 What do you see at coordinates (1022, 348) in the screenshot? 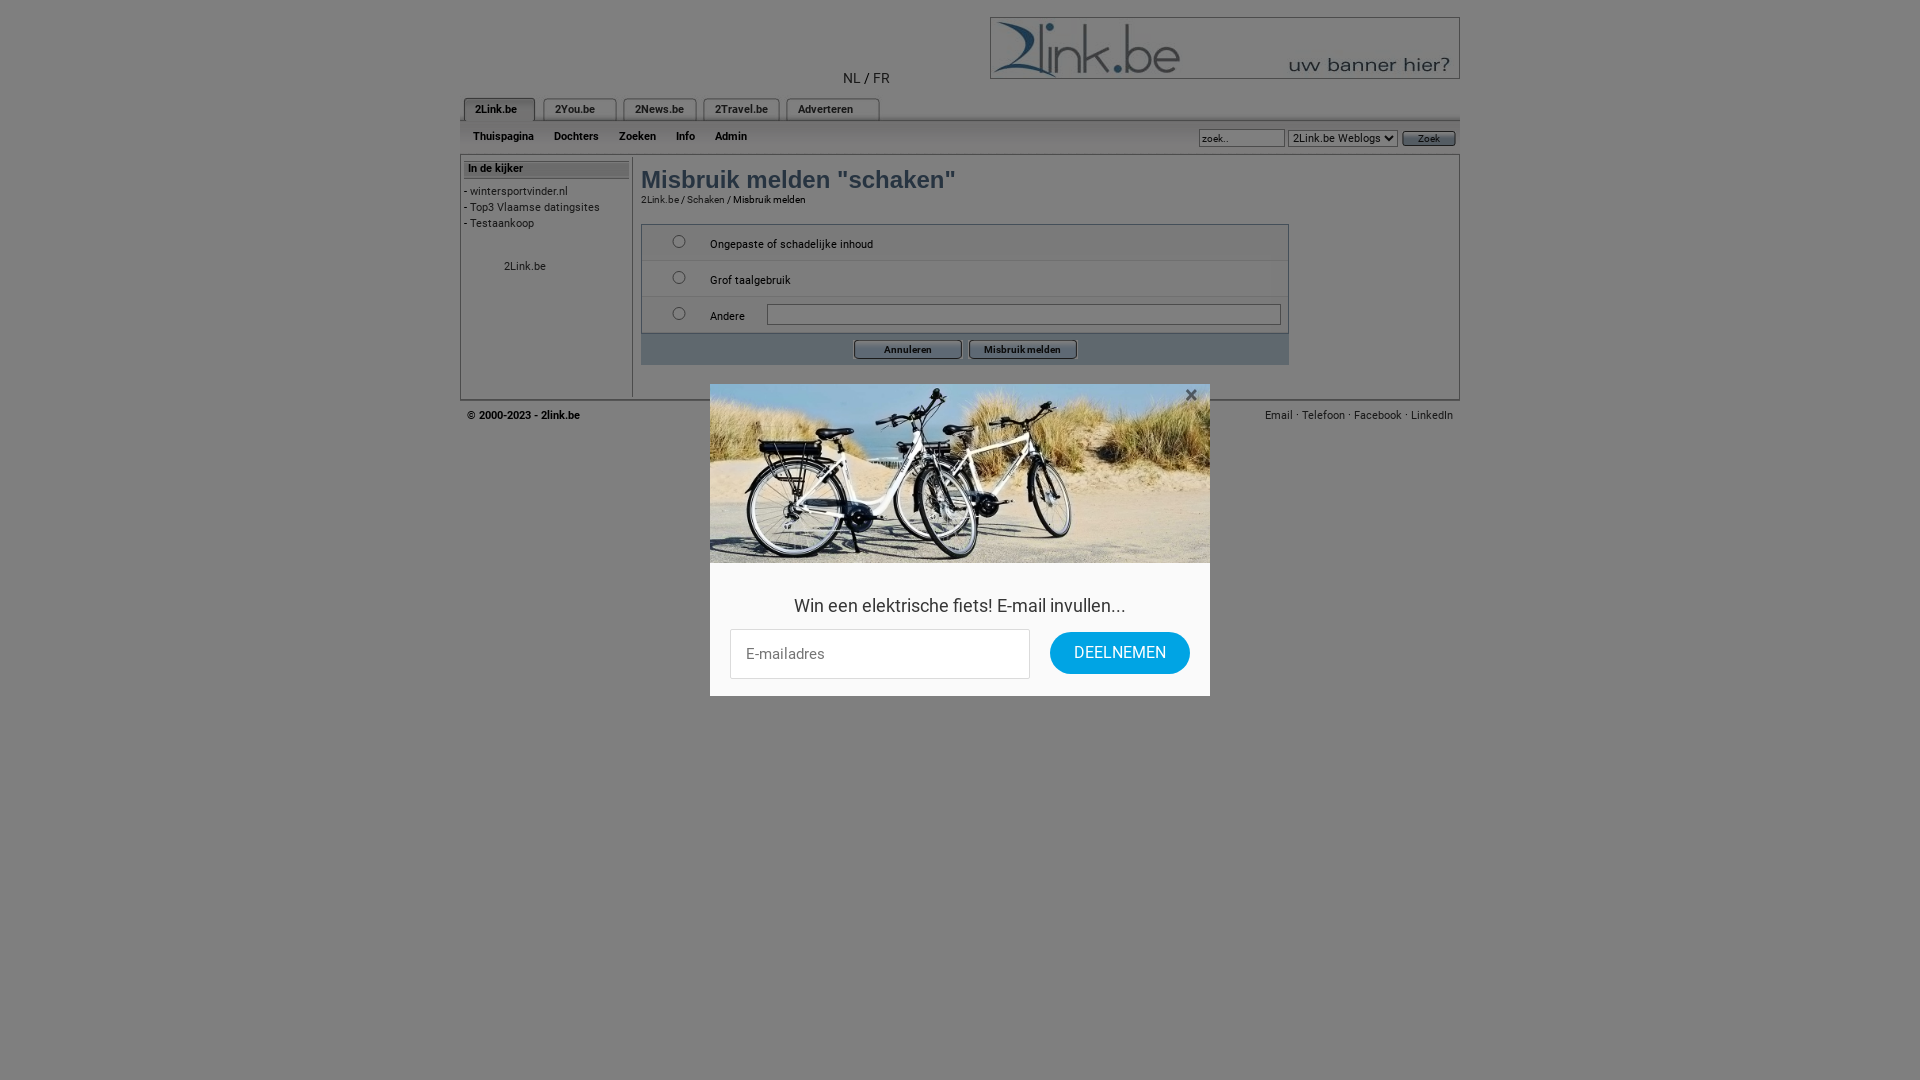
I see `'Misbruik melden'` at bounding box center [1022, 348].